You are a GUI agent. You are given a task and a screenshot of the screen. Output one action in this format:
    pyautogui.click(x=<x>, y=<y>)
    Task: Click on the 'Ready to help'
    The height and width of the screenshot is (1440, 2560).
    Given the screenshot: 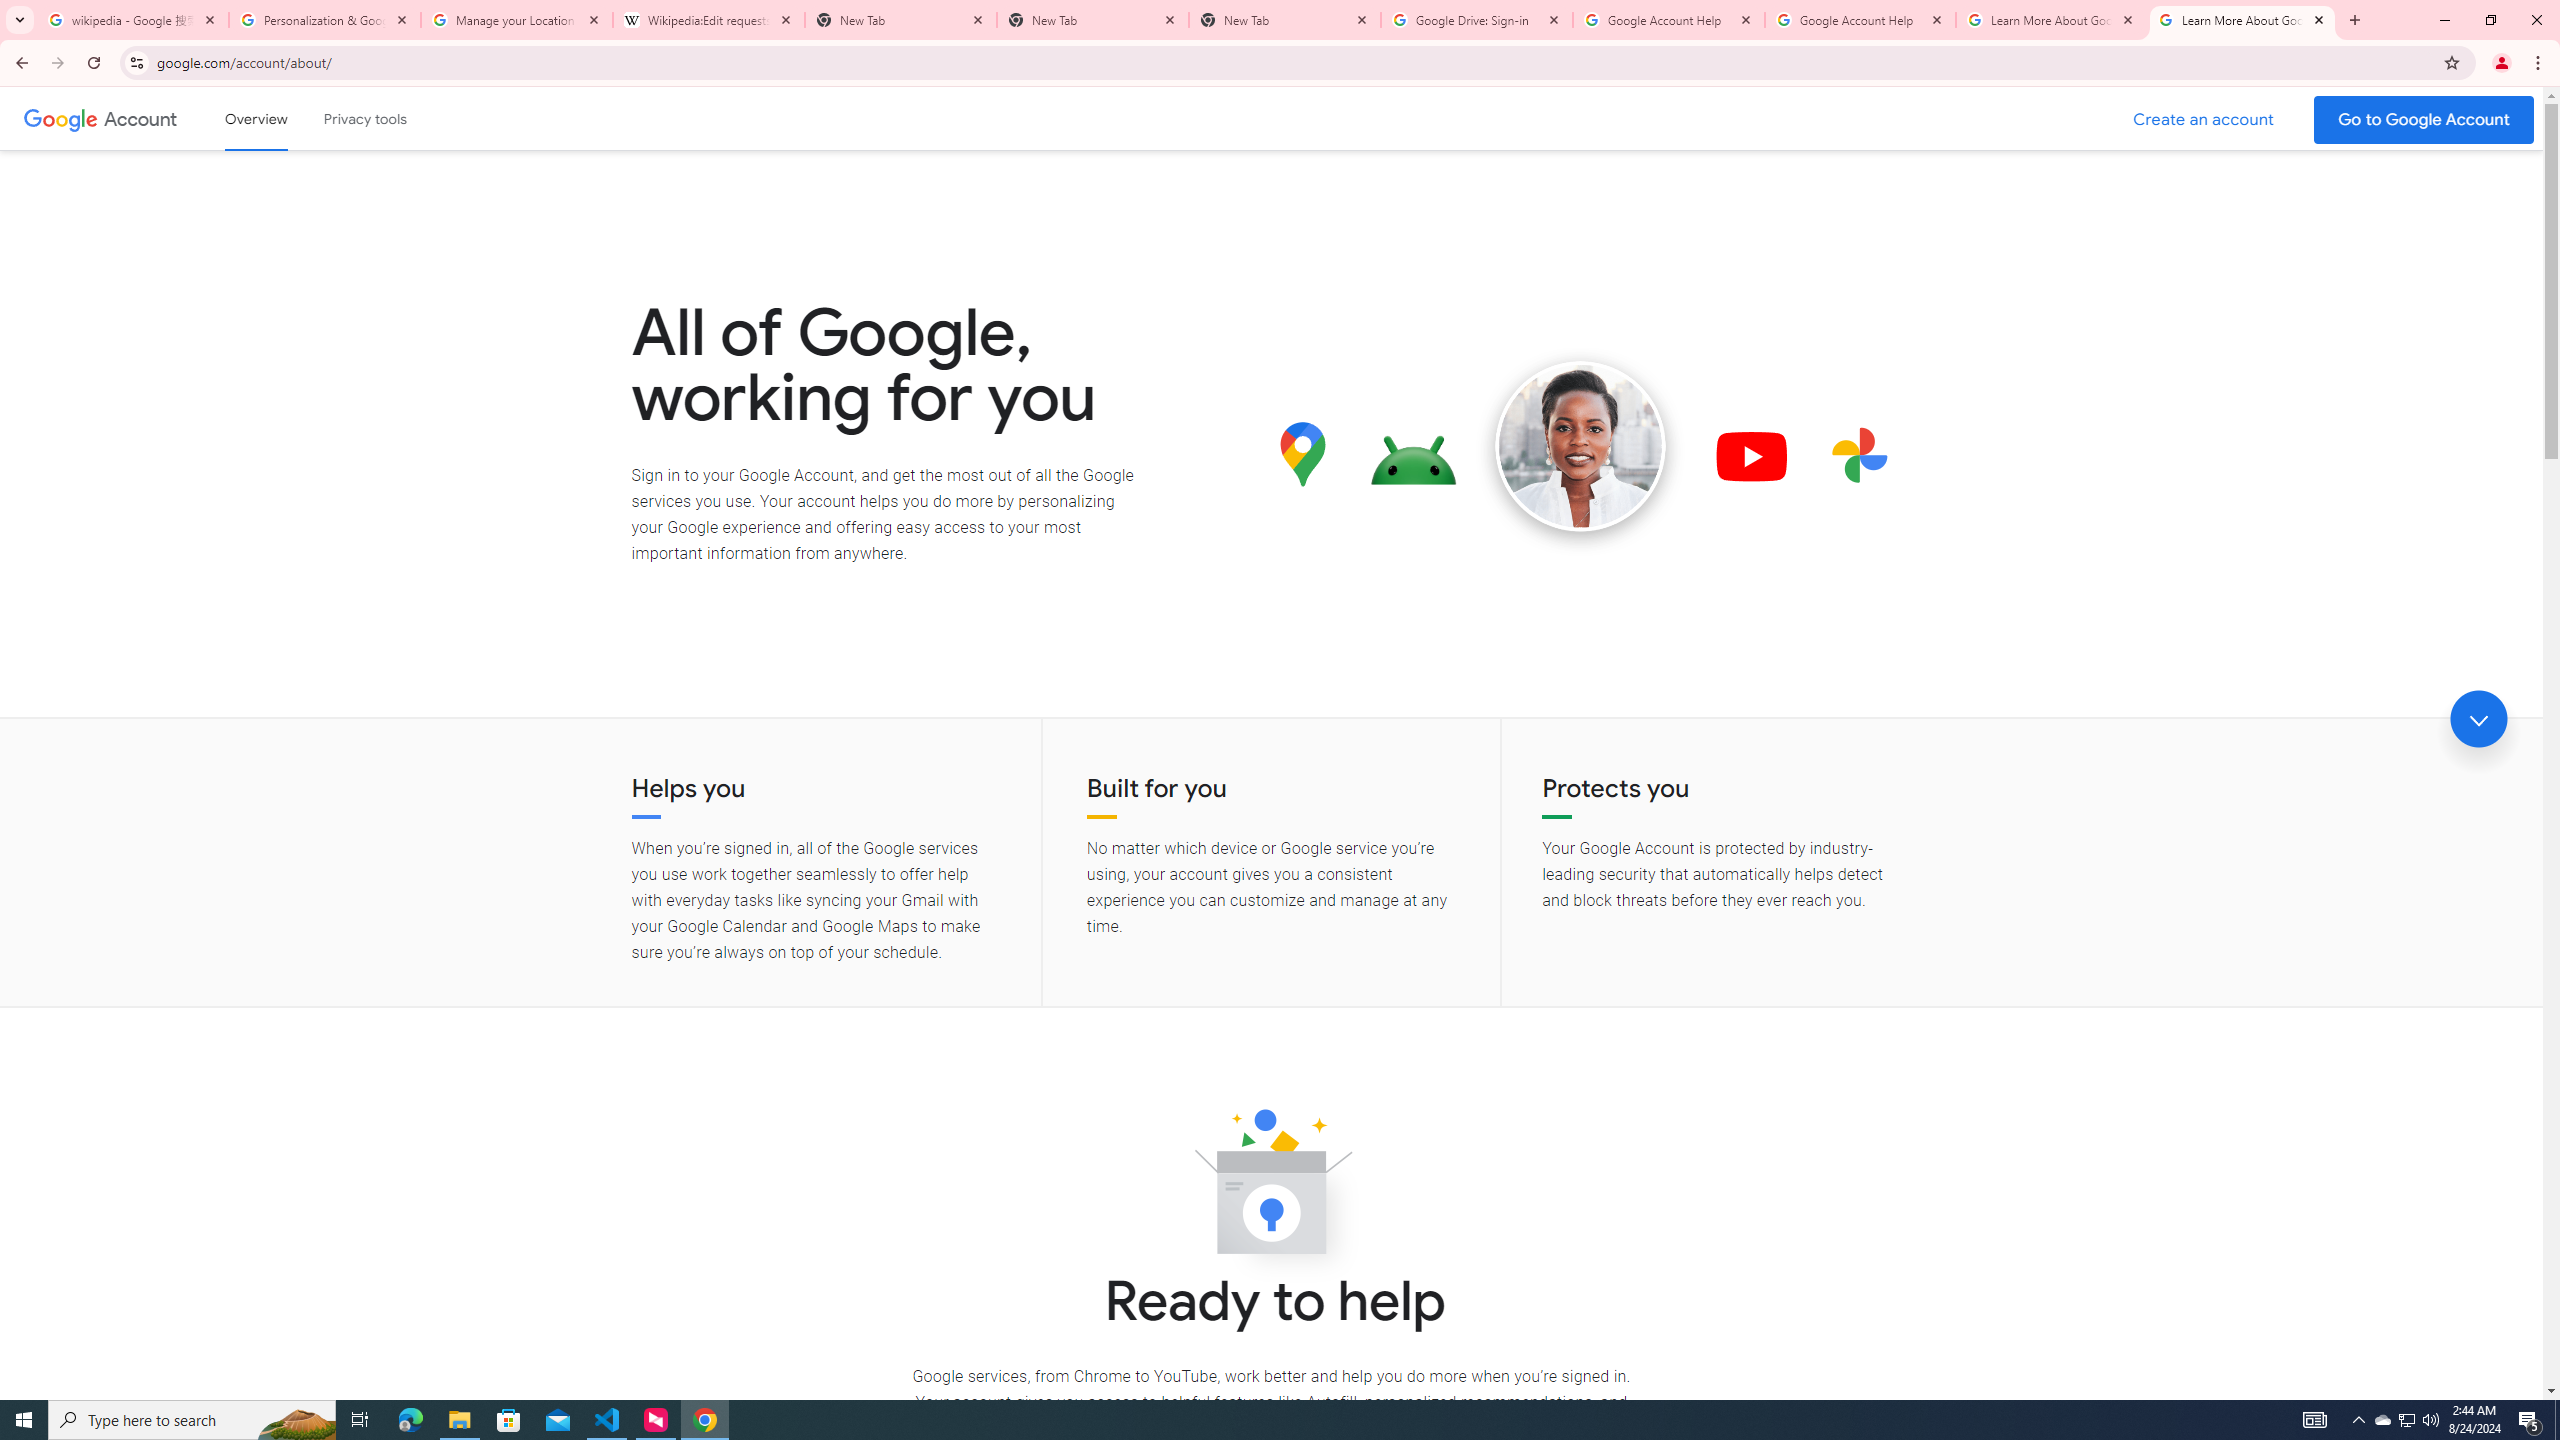 What is the action you would take?
    pyautogui.click(x=1271, y=1187)
    